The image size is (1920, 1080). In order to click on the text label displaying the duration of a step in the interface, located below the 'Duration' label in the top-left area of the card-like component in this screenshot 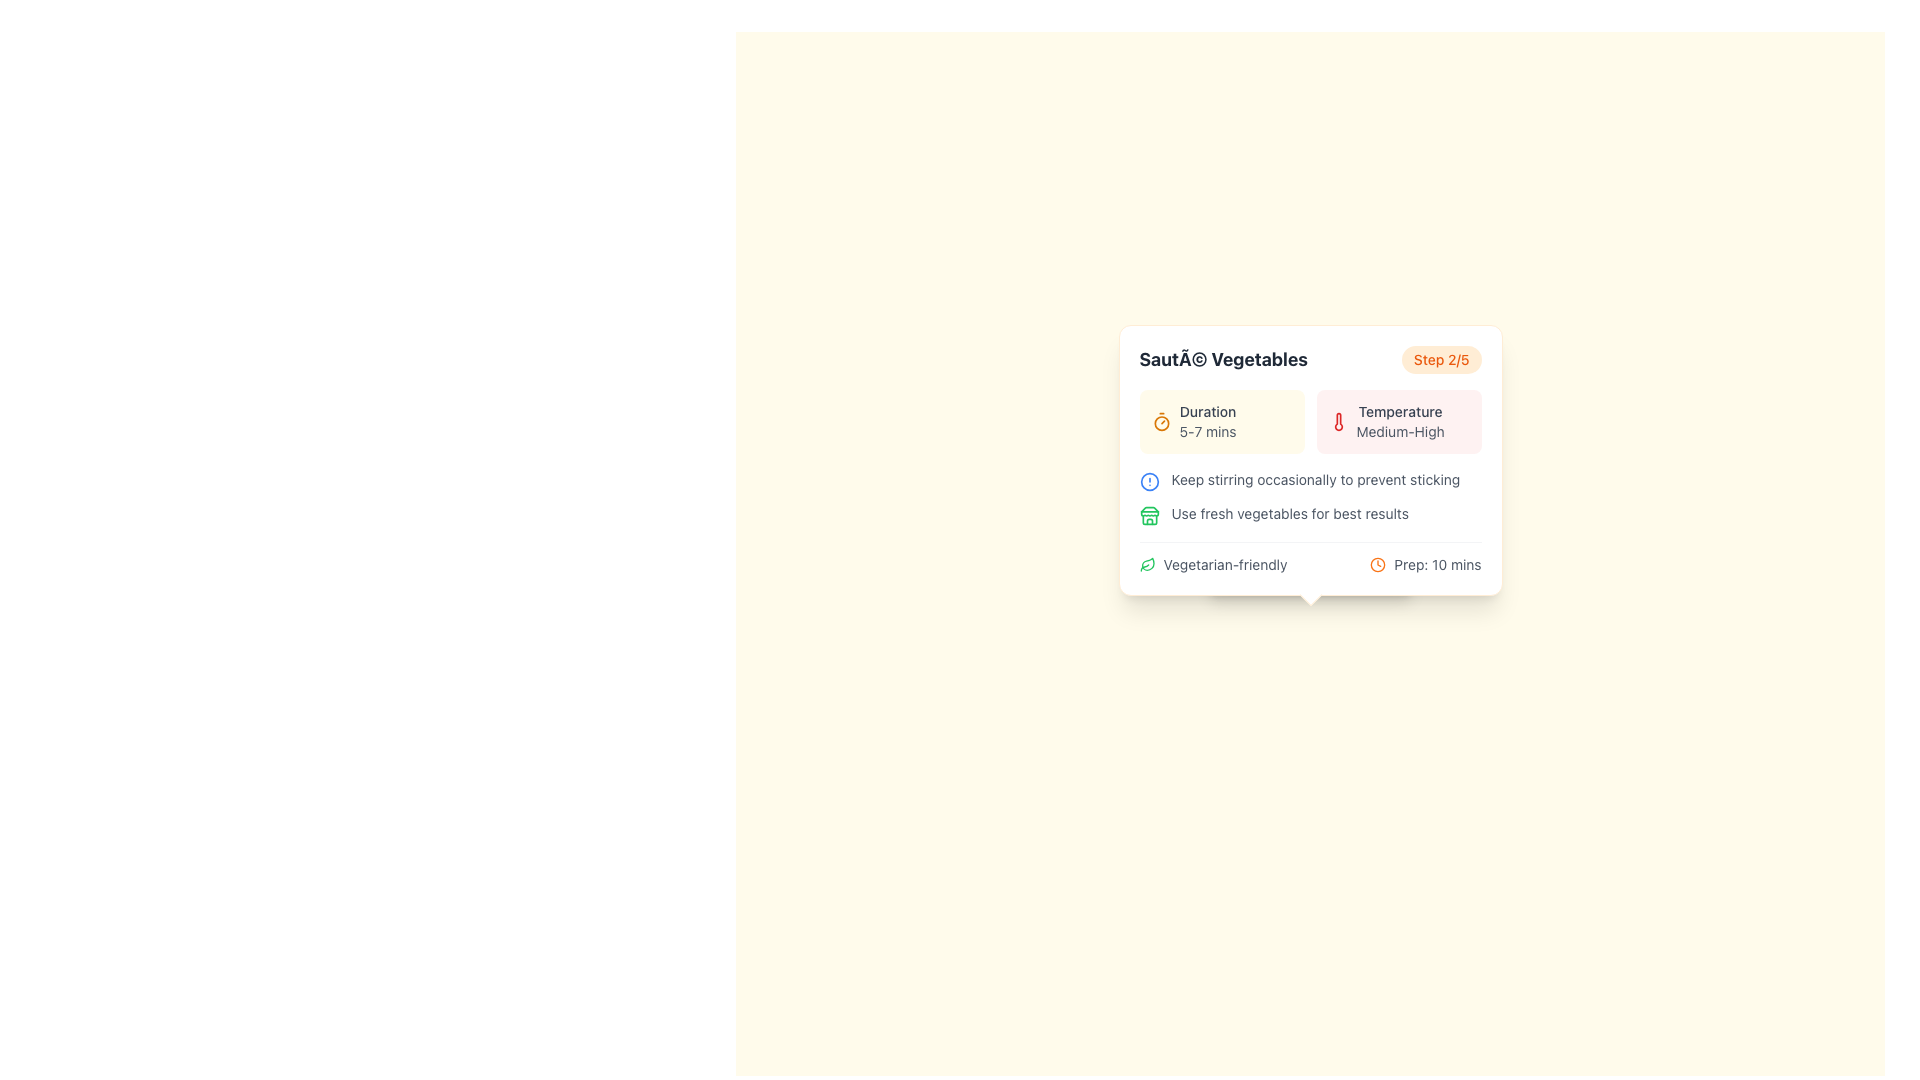, I will do `click(1207, 431)`.